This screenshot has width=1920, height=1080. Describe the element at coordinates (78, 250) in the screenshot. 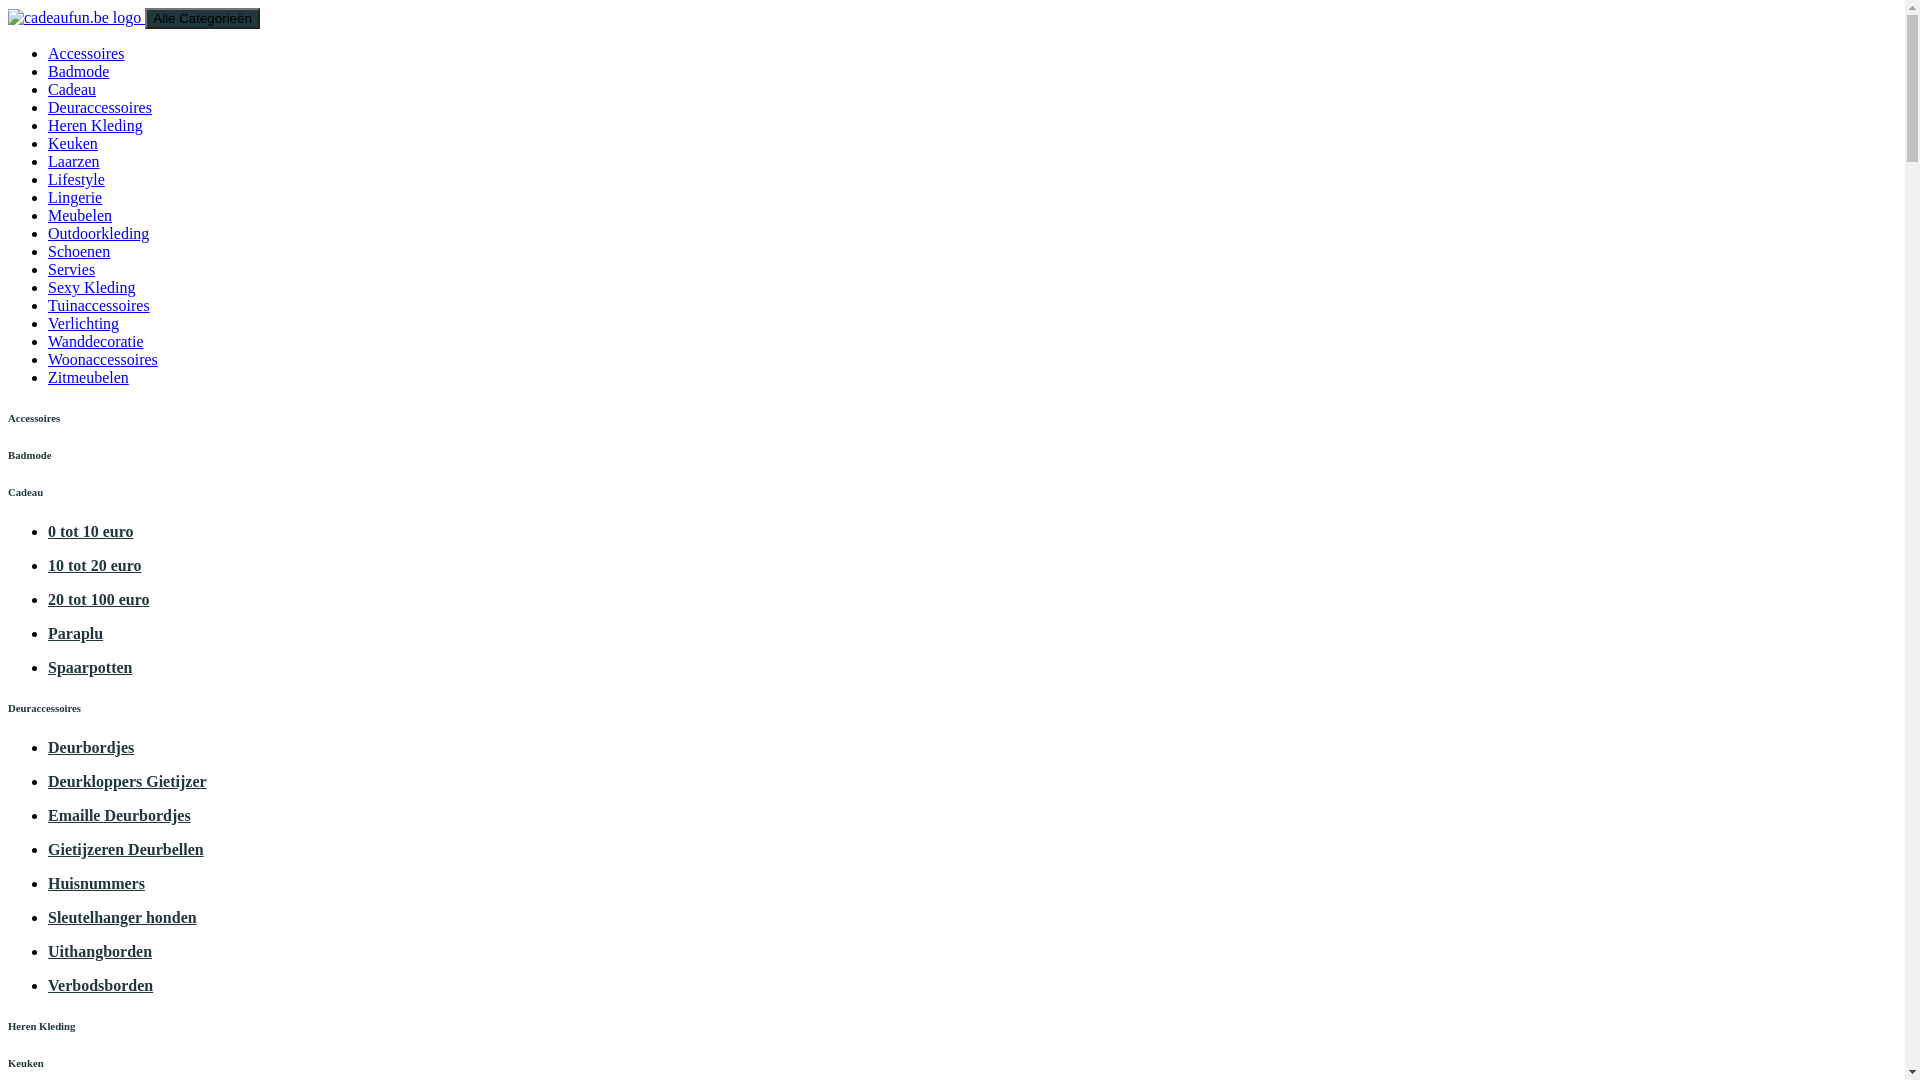

I see `'Schoenen'` at that location.